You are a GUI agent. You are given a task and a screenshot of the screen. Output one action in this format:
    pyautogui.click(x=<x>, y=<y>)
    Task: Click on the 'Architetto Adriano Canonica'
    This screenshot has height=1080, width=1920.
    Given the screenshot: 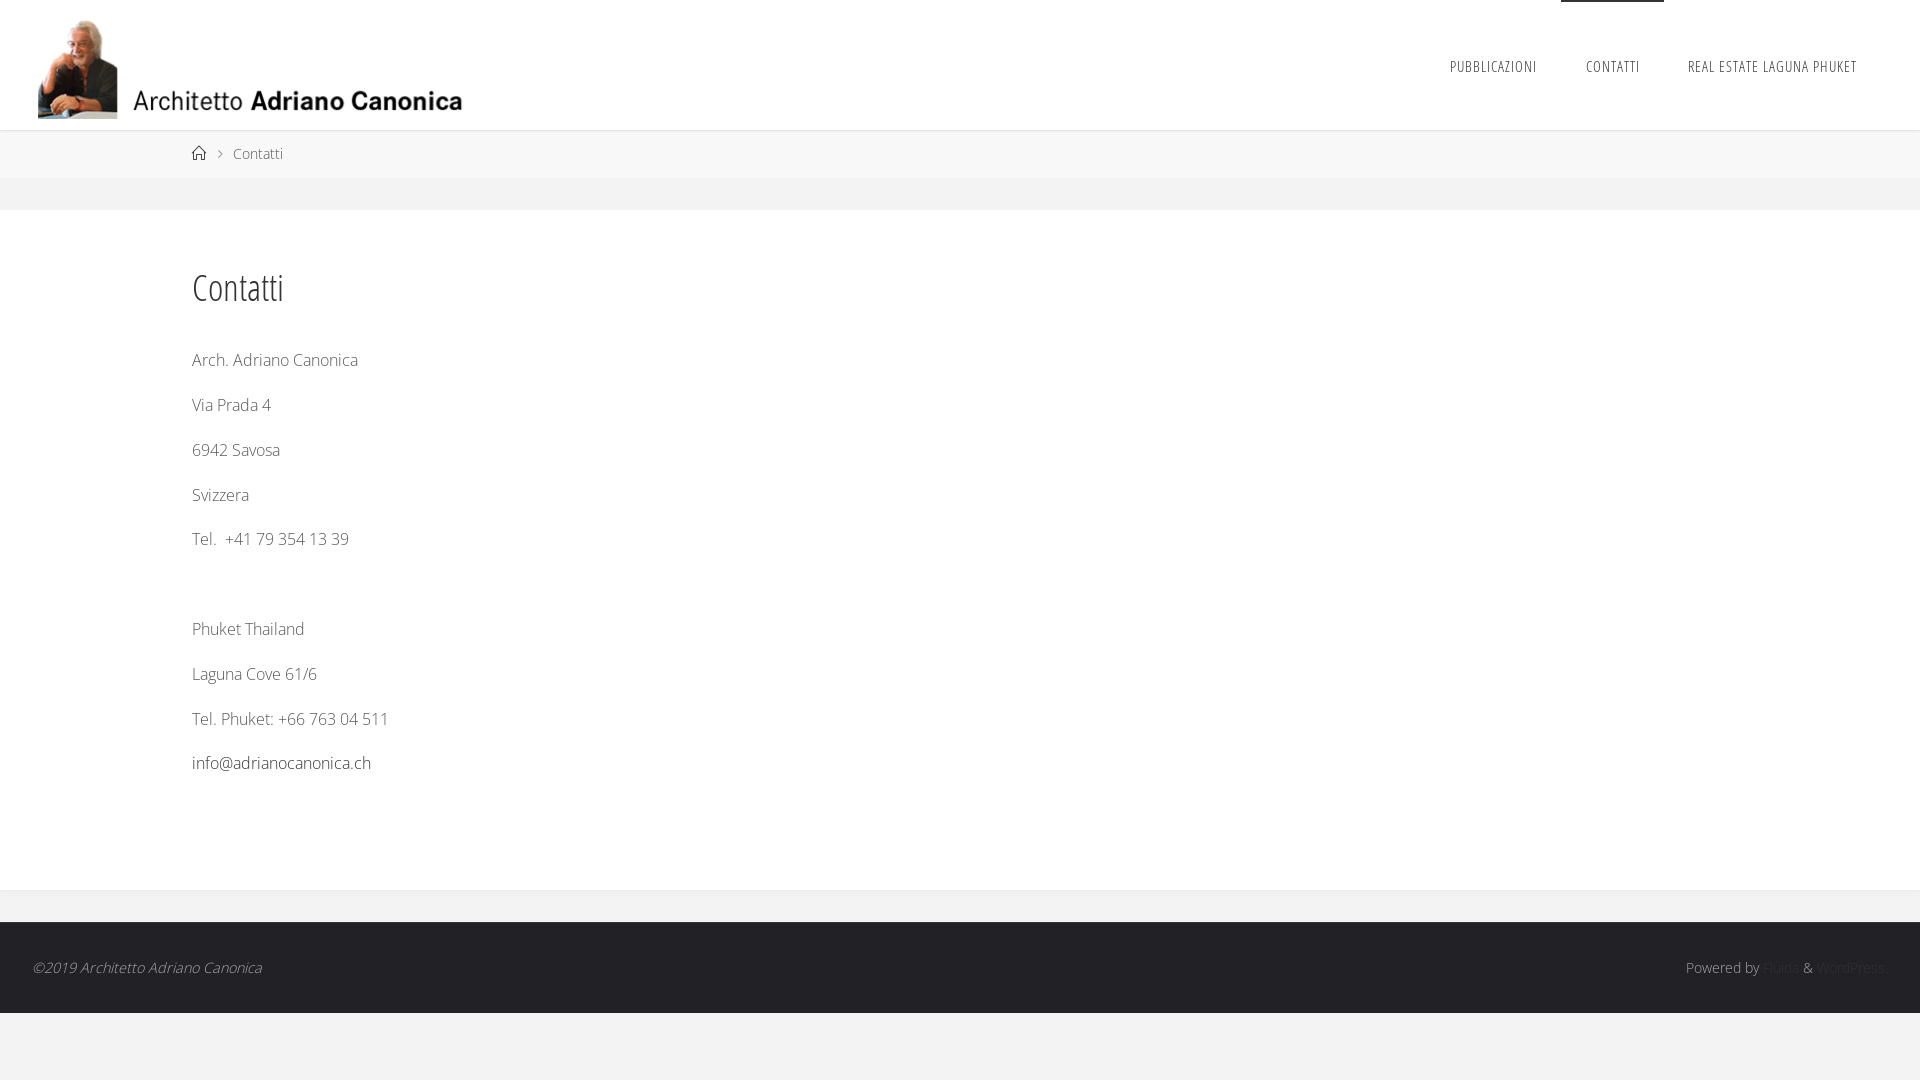 What is the action you would take?
    pyautogui.click(x=257, y=64)
    